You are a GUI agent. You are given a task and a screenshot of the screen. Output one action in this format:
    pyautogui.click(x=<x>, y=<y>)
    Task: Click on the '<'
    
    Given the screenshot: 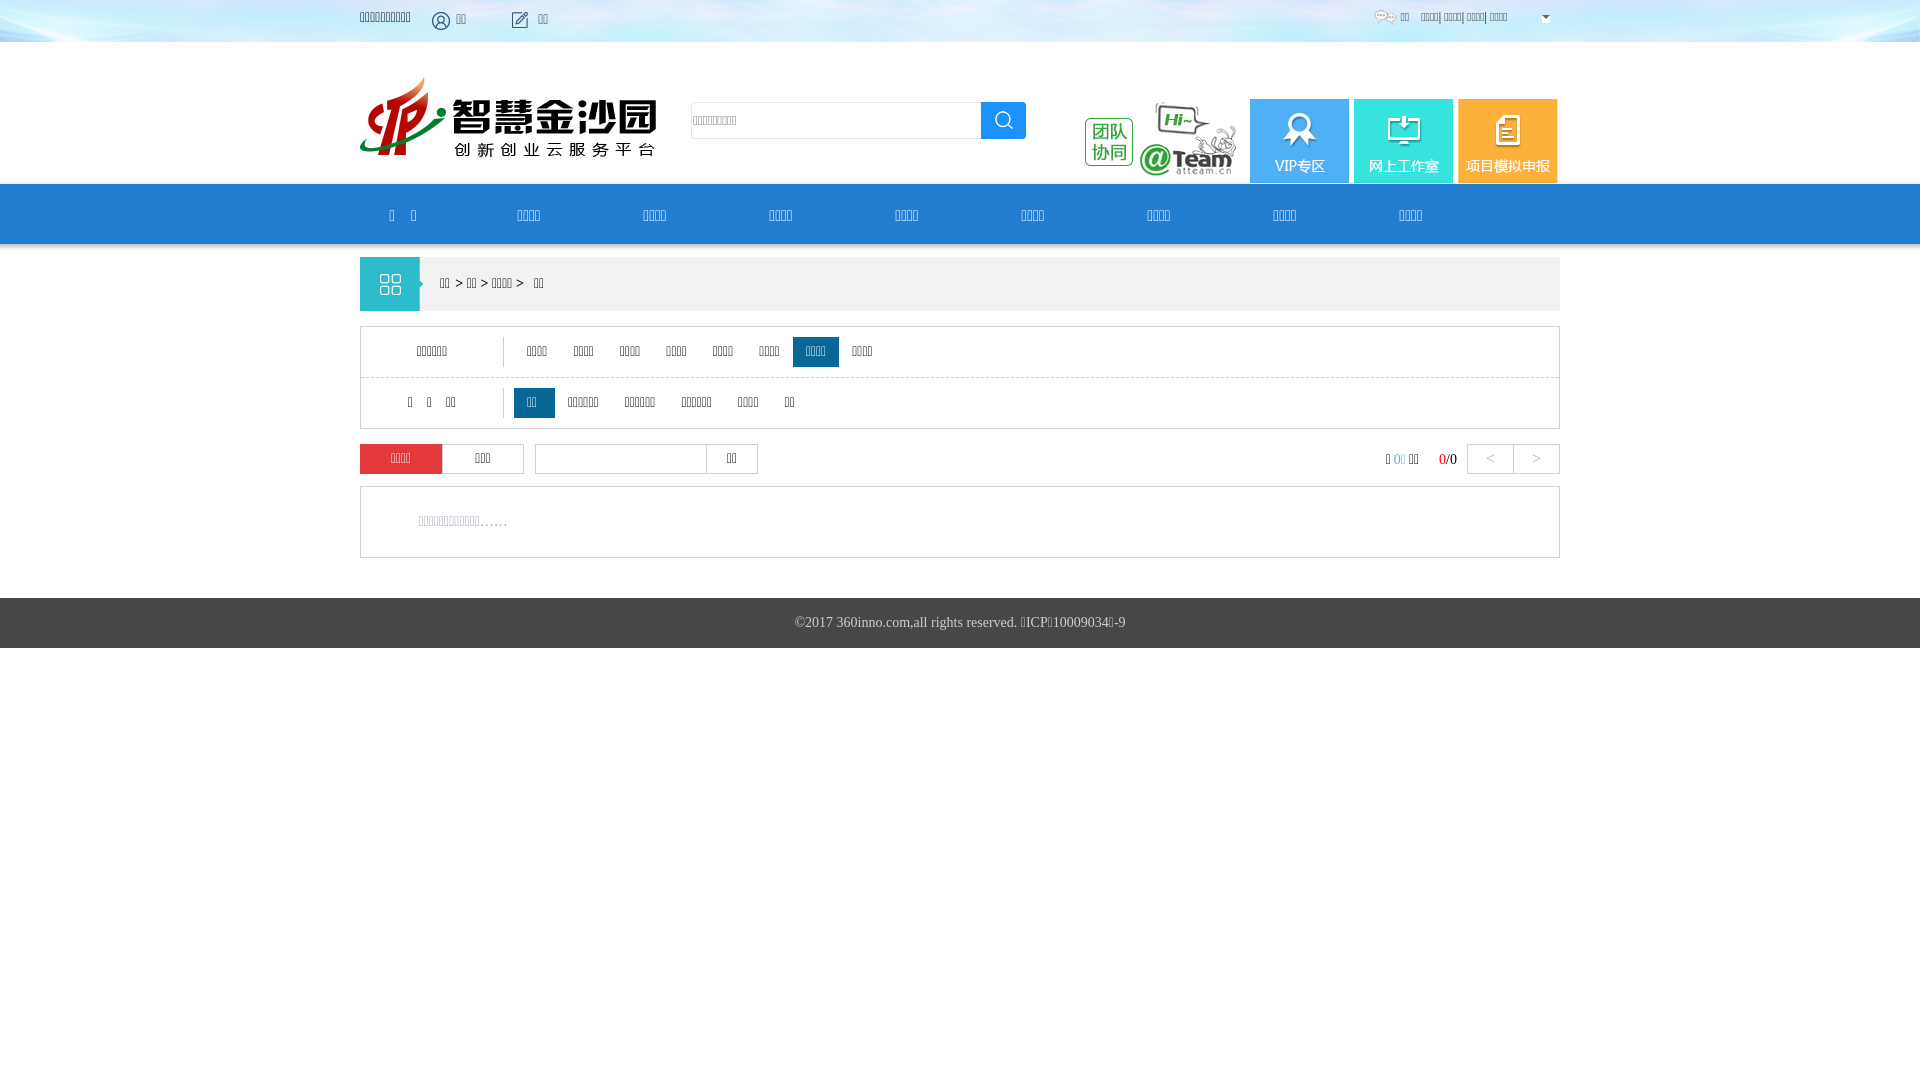 What is the action you would take?
    pyautogui.click(x=1490, y=459)
    